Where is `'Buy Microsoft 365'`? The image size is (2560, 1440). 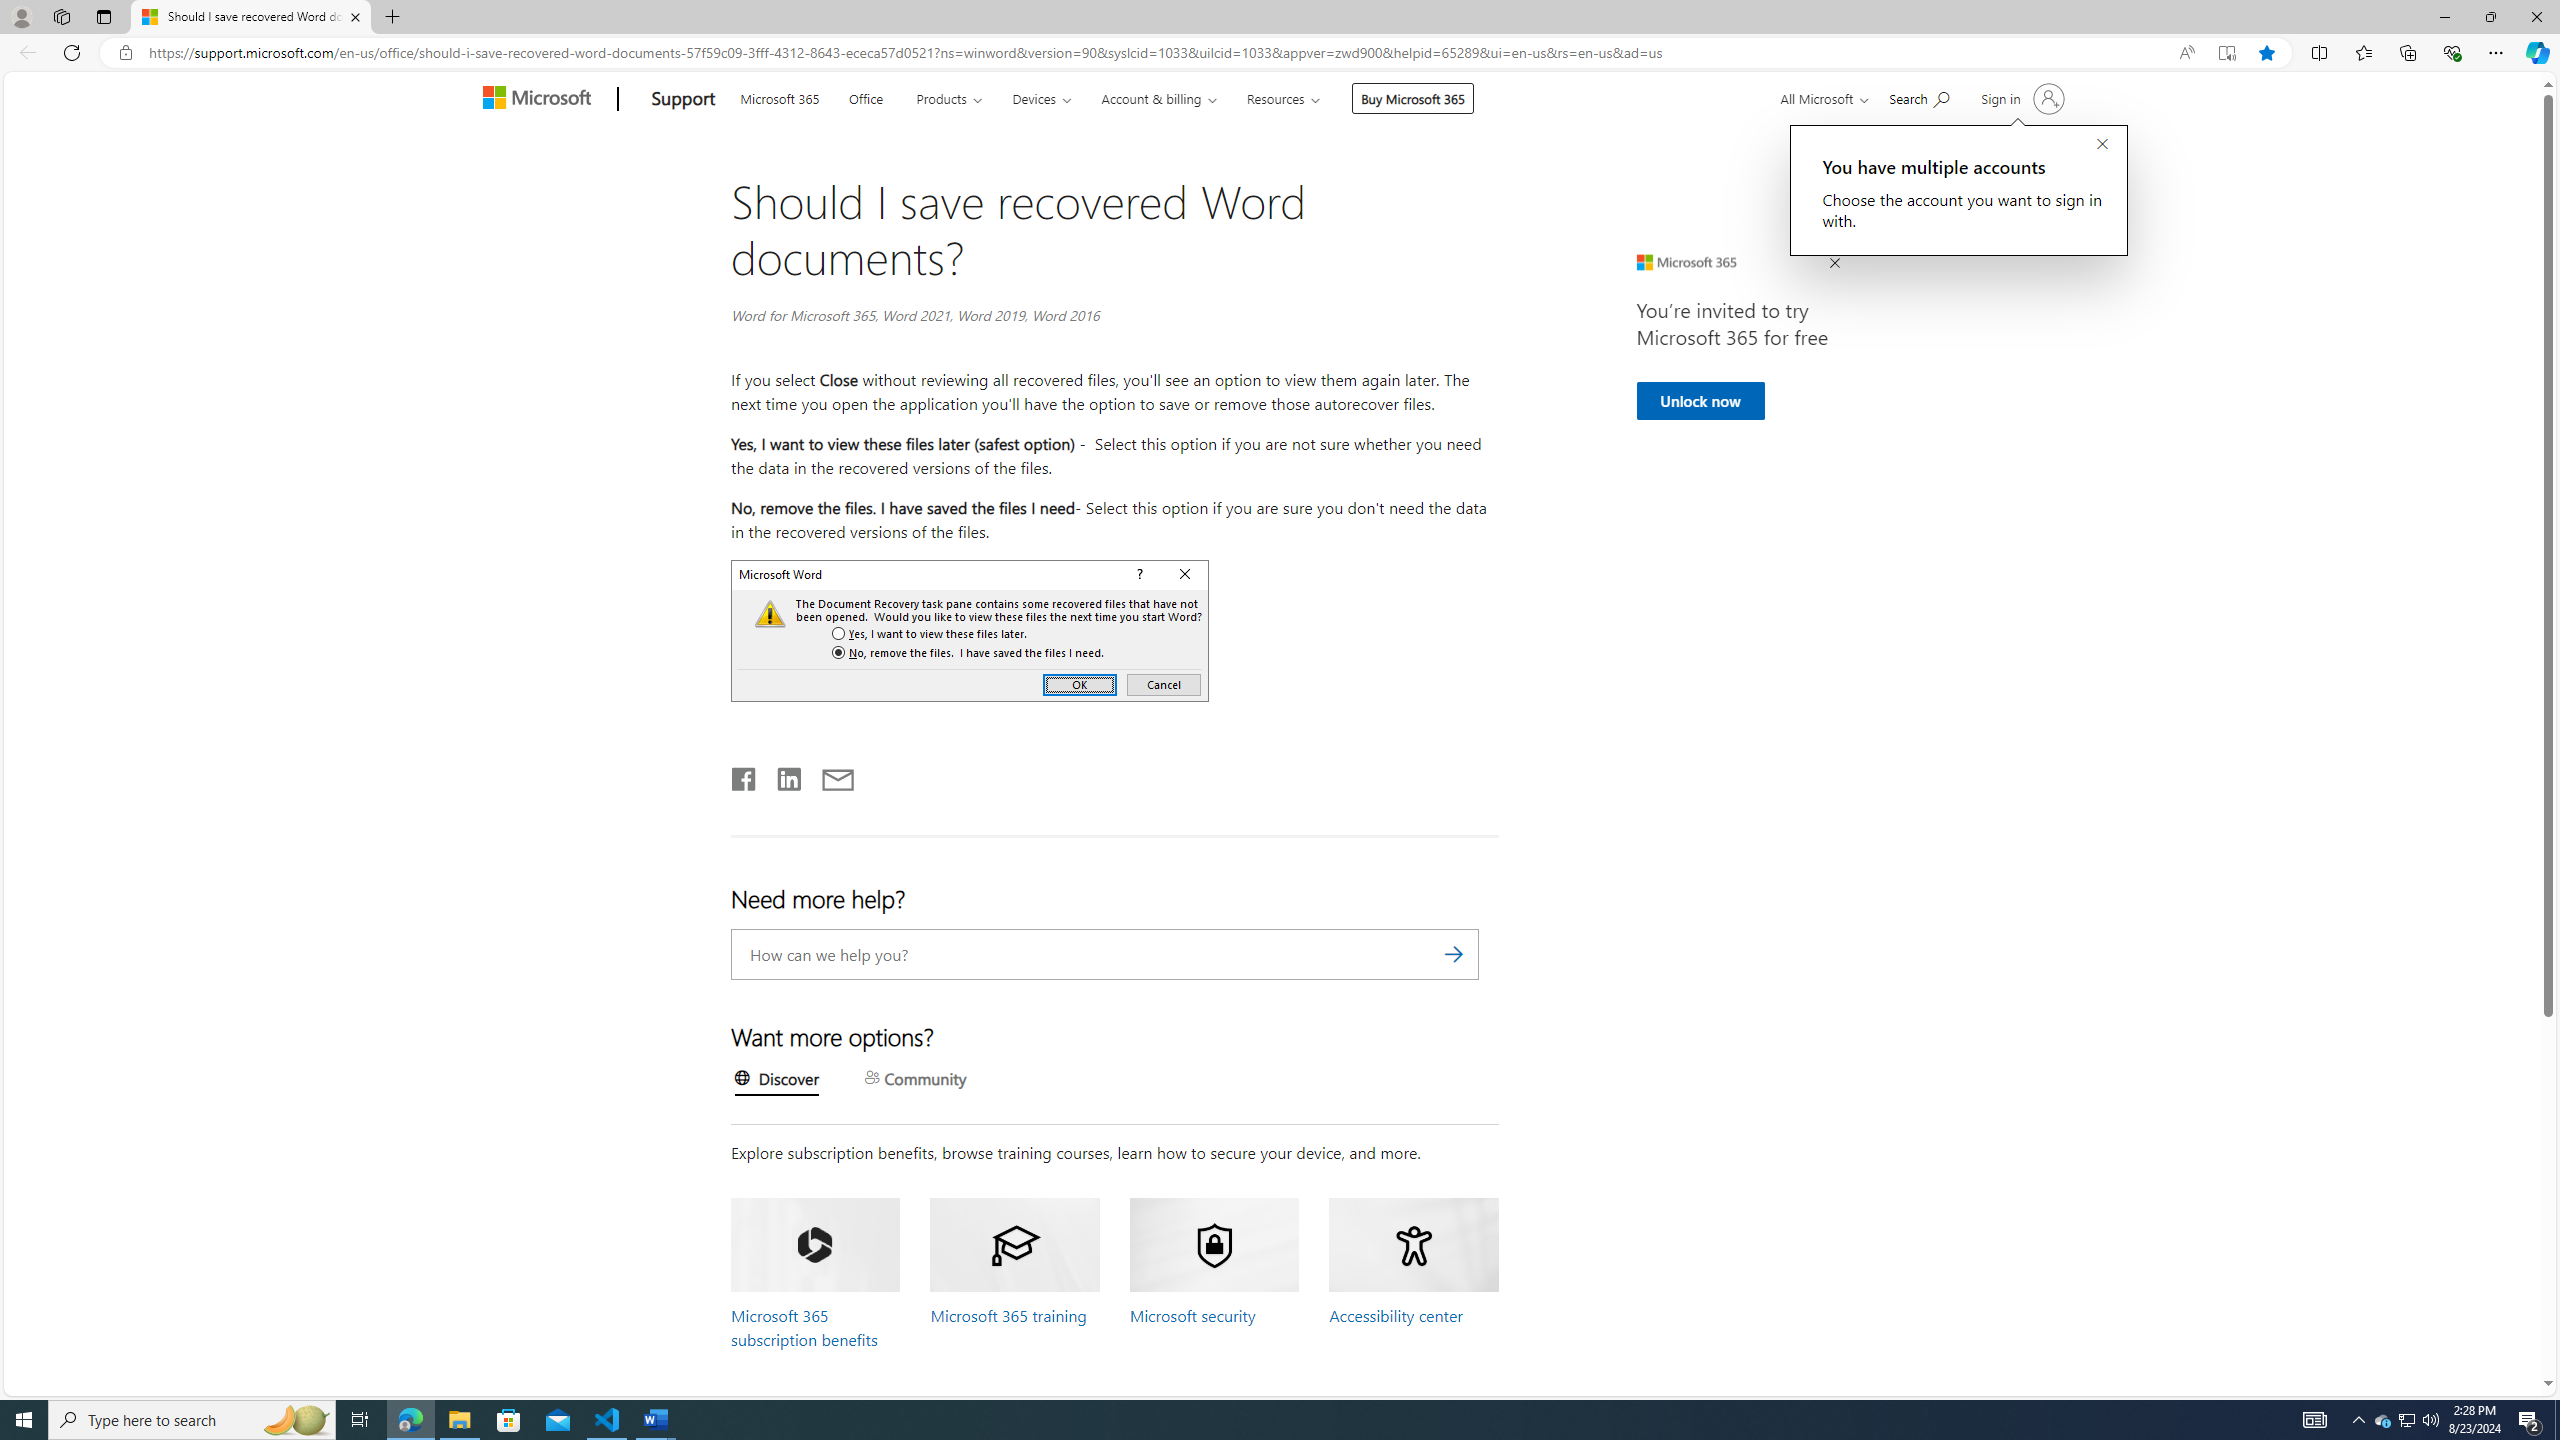
'Buy Microsoft 365' is located at coordinates (1413, 97).